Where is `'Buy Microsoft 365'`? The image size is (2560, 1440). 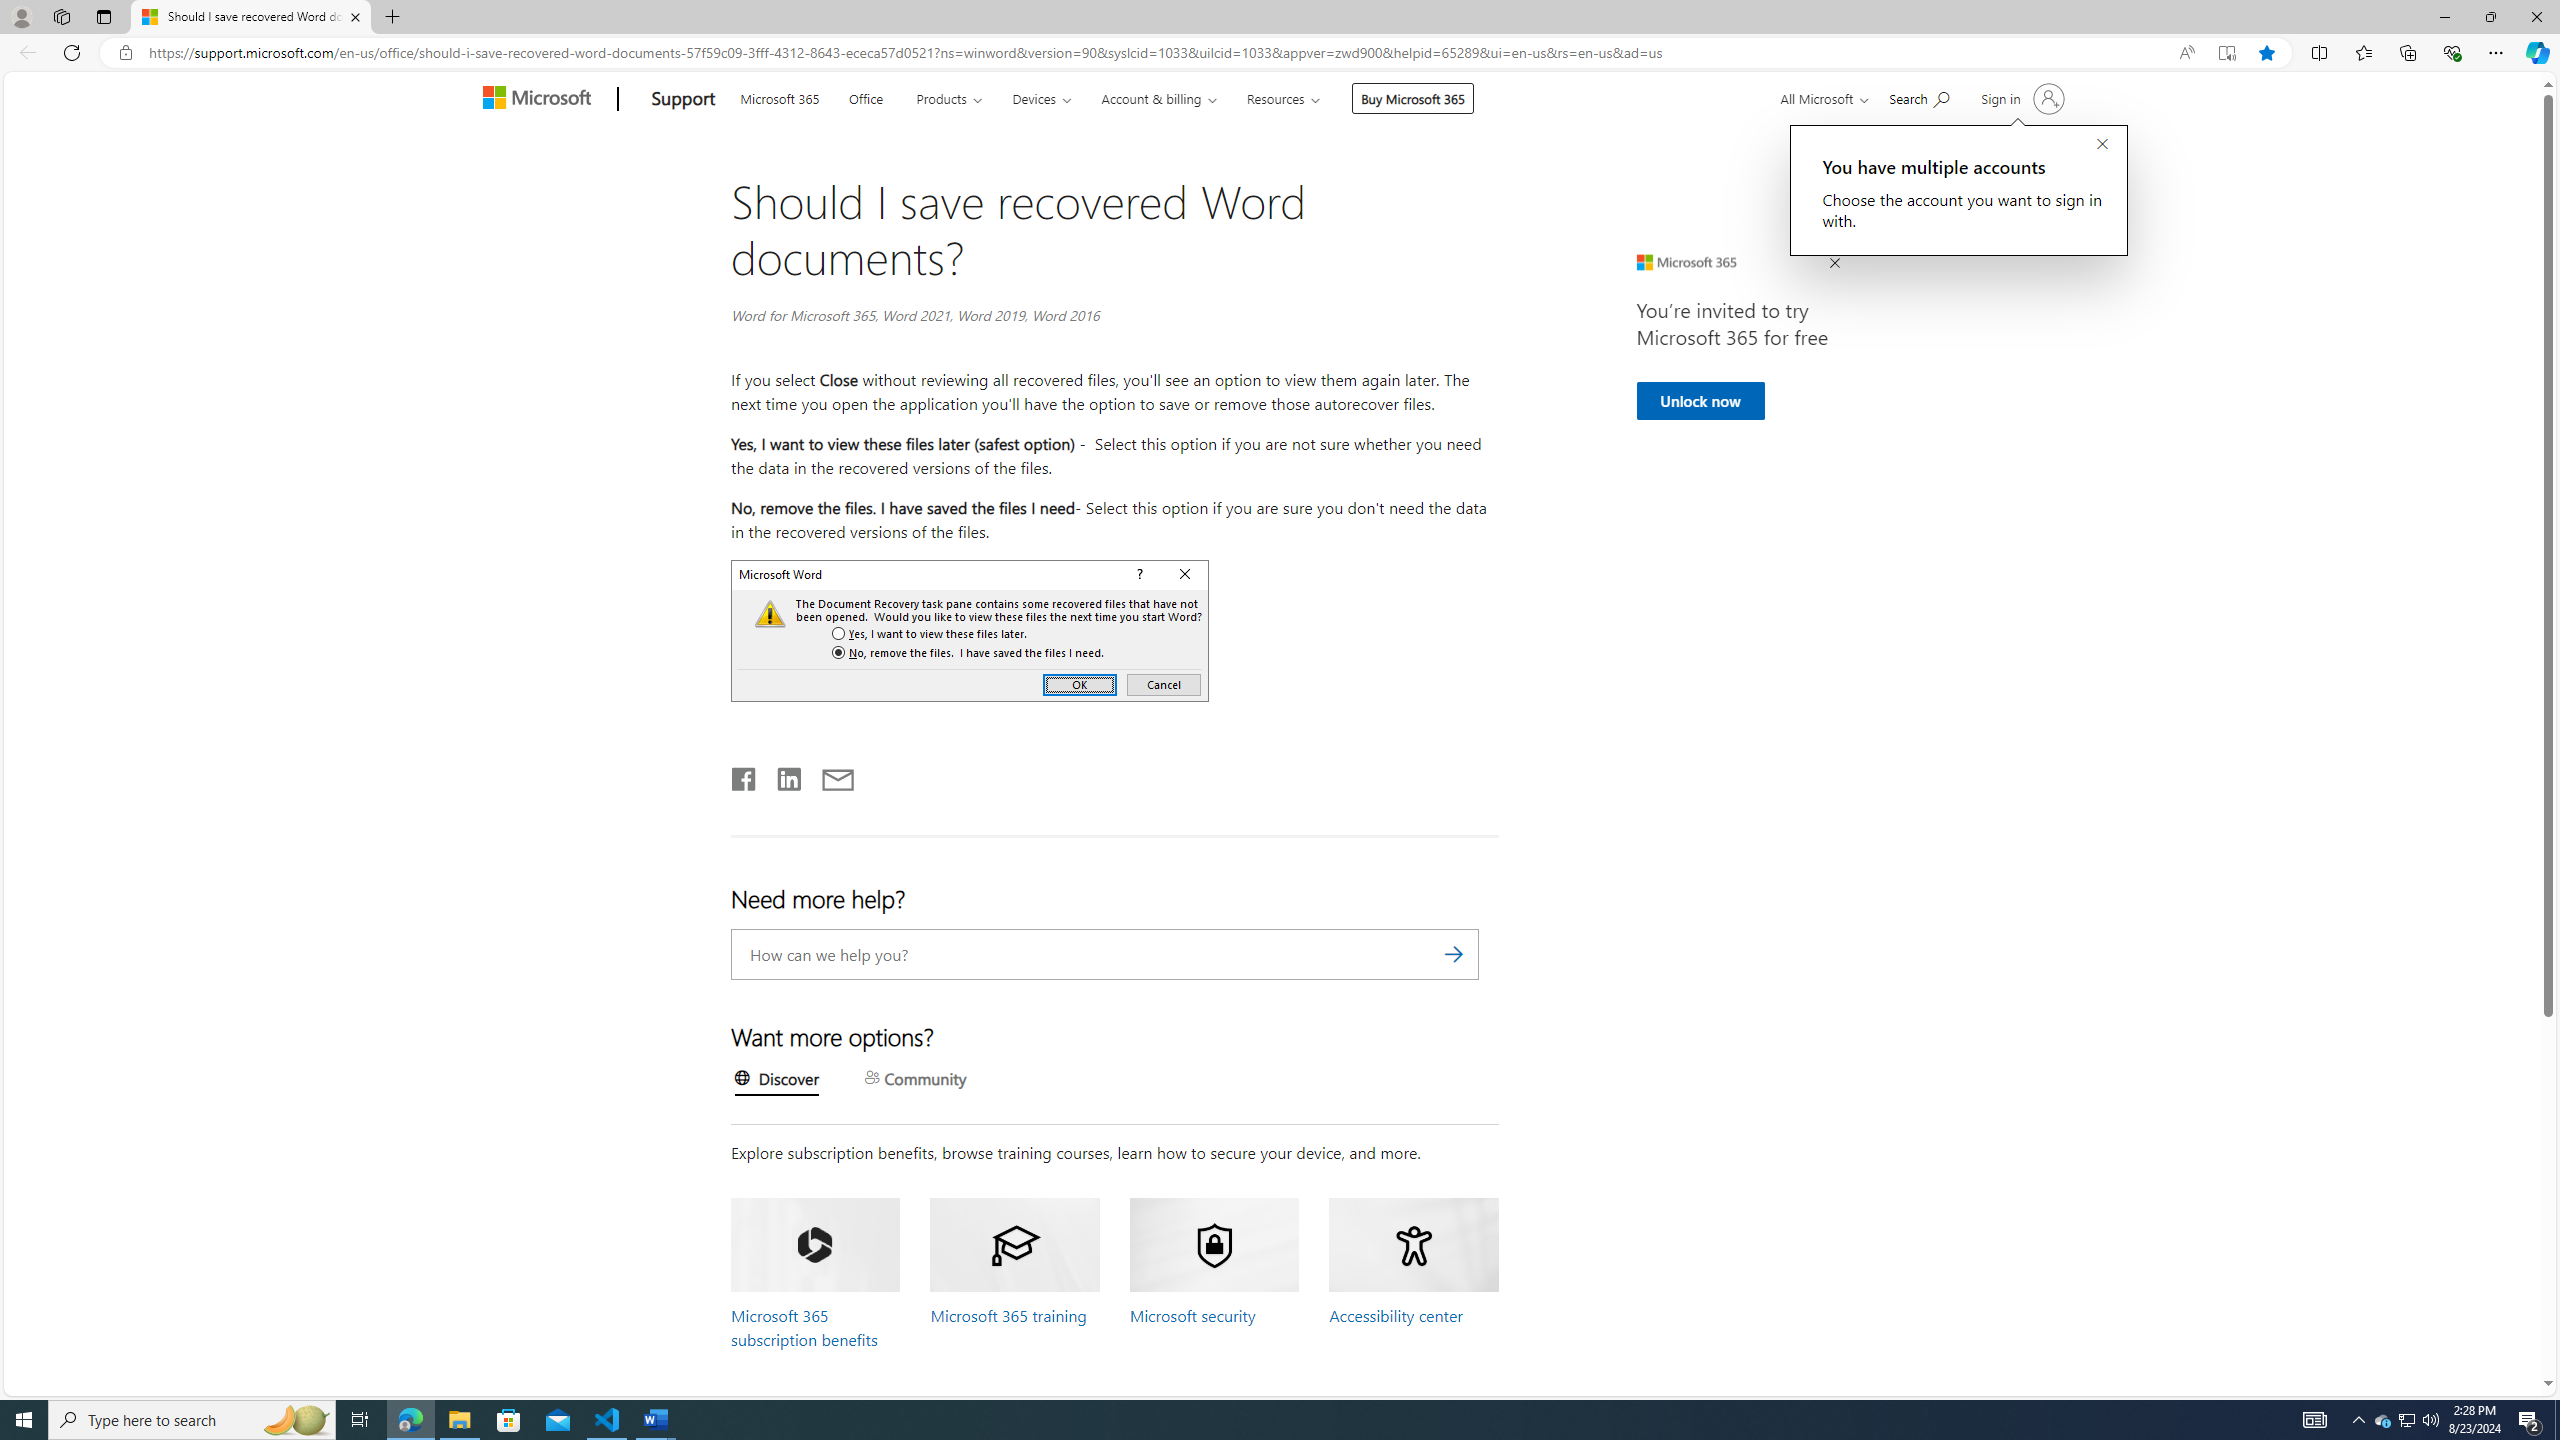
'Buy Microsoft 365' is located at coordinates (1413, 97).